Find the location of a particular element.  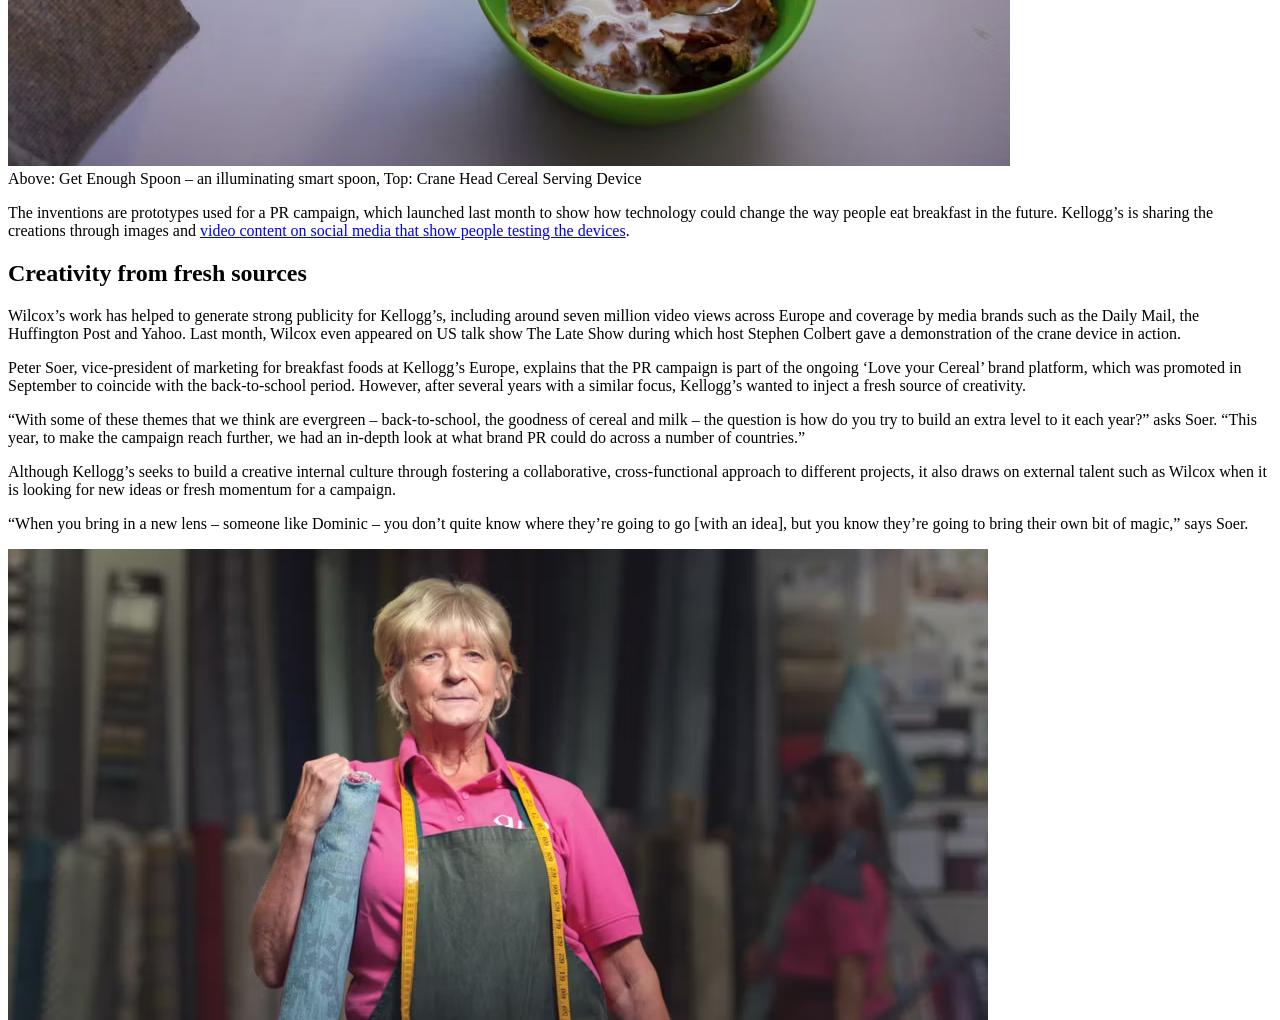

'“When you bring in a new lens – someone like Dominic – you don’t quite know where they’re going to go [with an idea], but you know they’re going to bring their own bit of magic,” says Soer.' is located at coordinates (626, 521).